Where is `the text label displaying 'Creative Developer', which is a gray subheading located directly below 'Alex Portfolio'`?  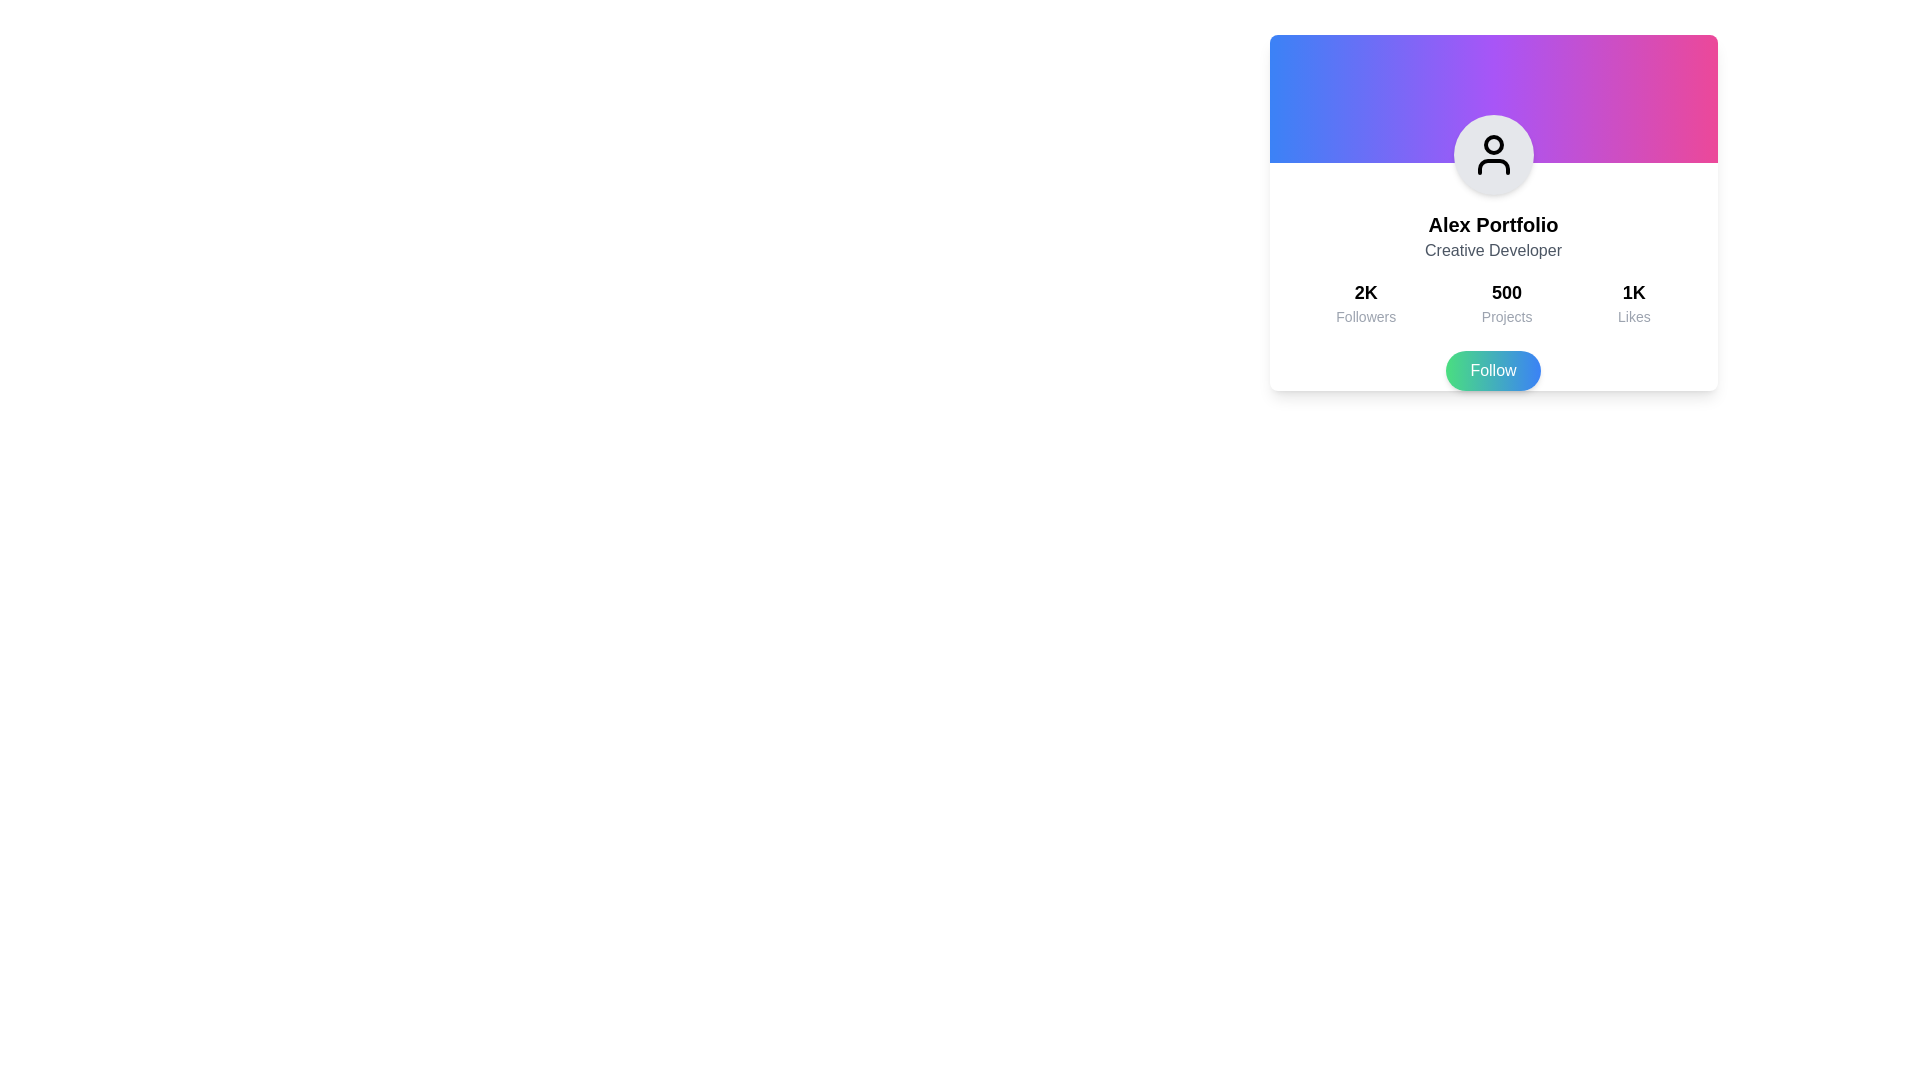
the text label displaying 'Creative Developer', which is a gray subheading located directly below 'Alex Portfolio' is located at coordinates (1493, 249).